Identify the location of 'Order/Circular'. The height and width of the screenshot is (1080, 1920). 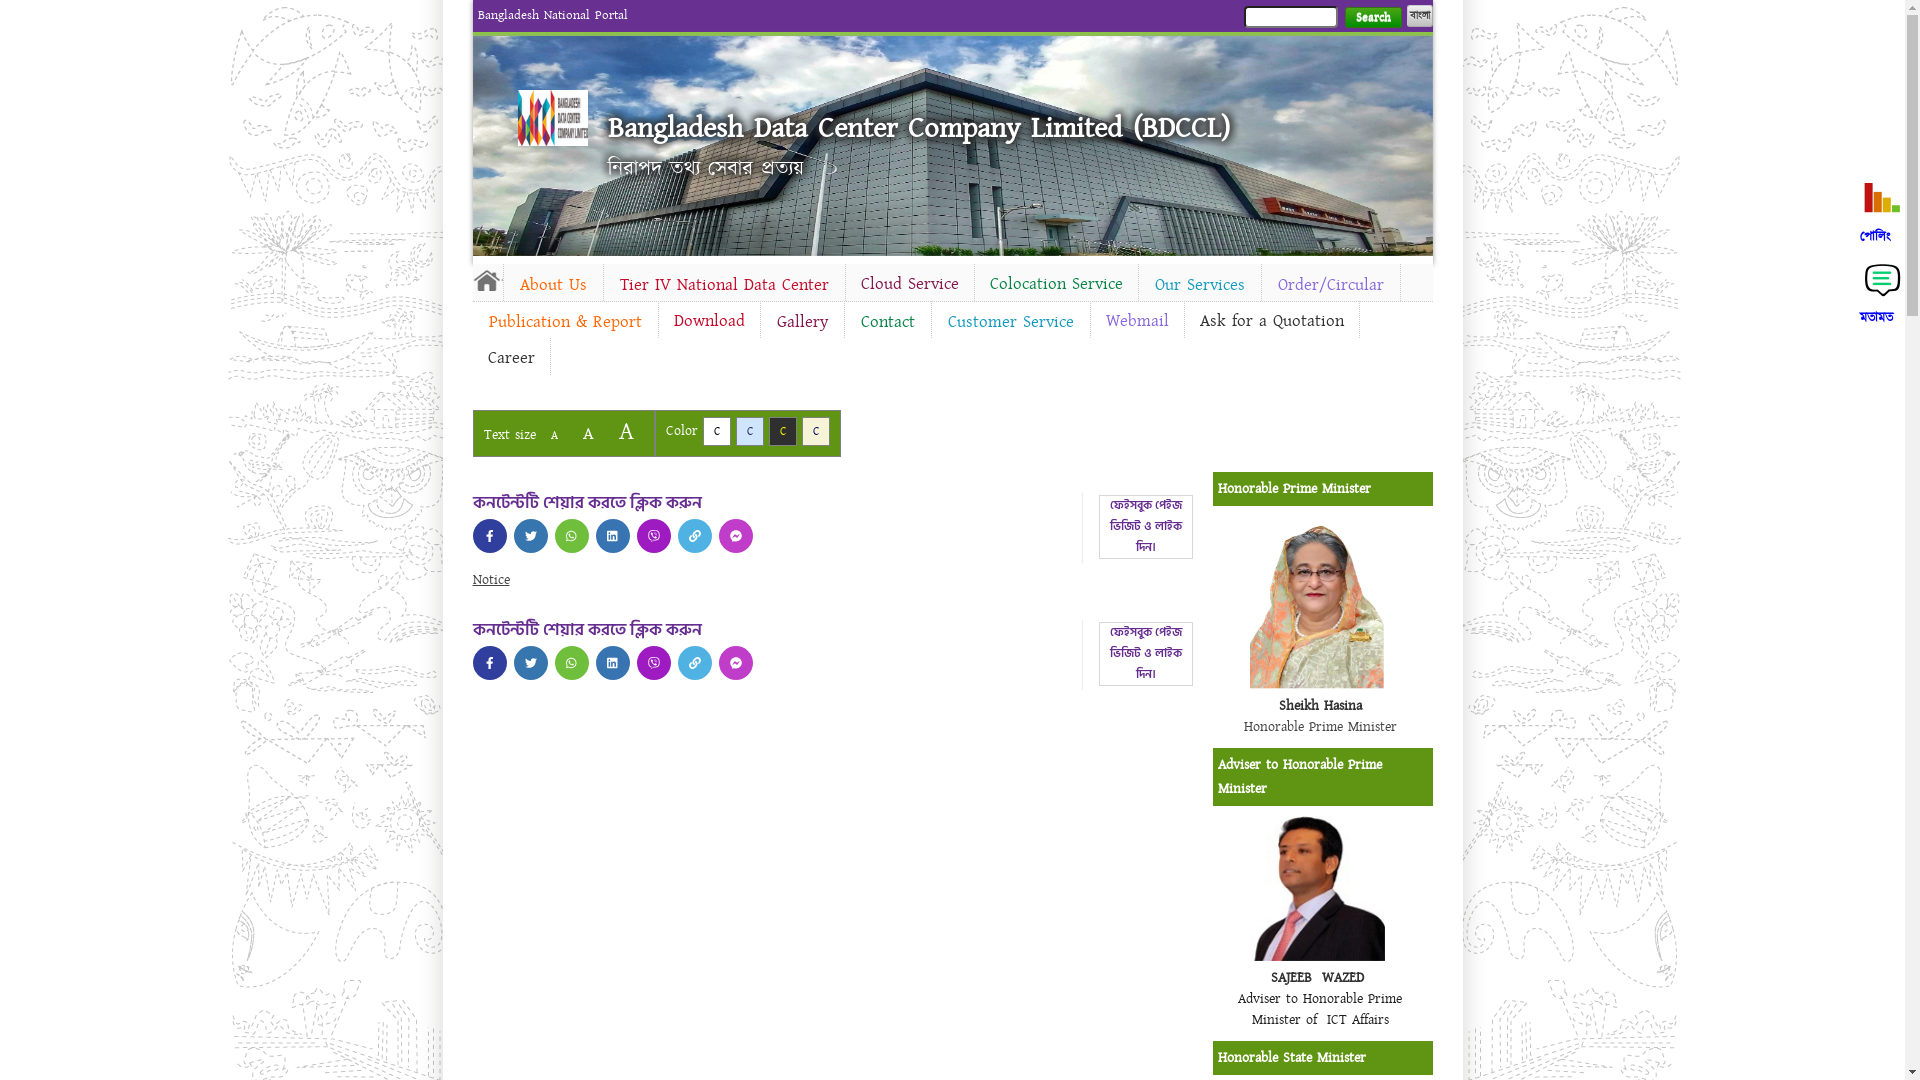
(1330, 285).